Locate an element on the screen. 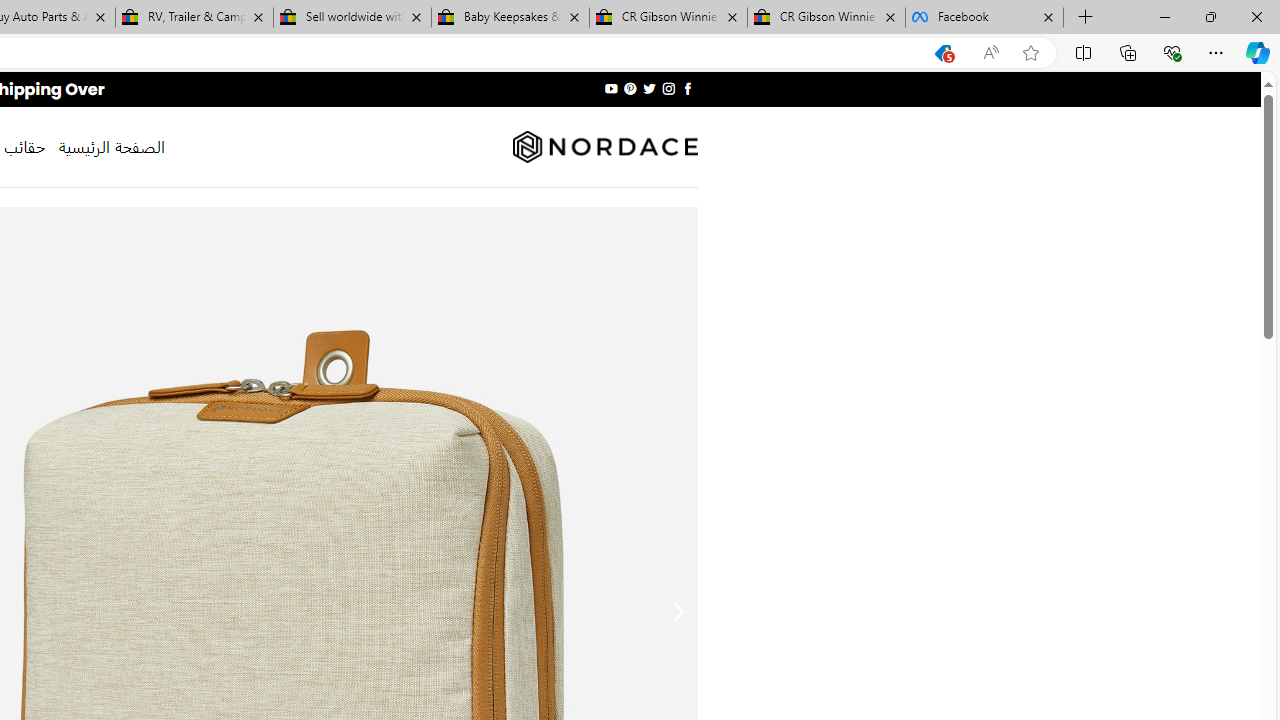 This screenshot has width=1280, height=720. 'Follow on Pinterest' is located at coordinates (630, 88).